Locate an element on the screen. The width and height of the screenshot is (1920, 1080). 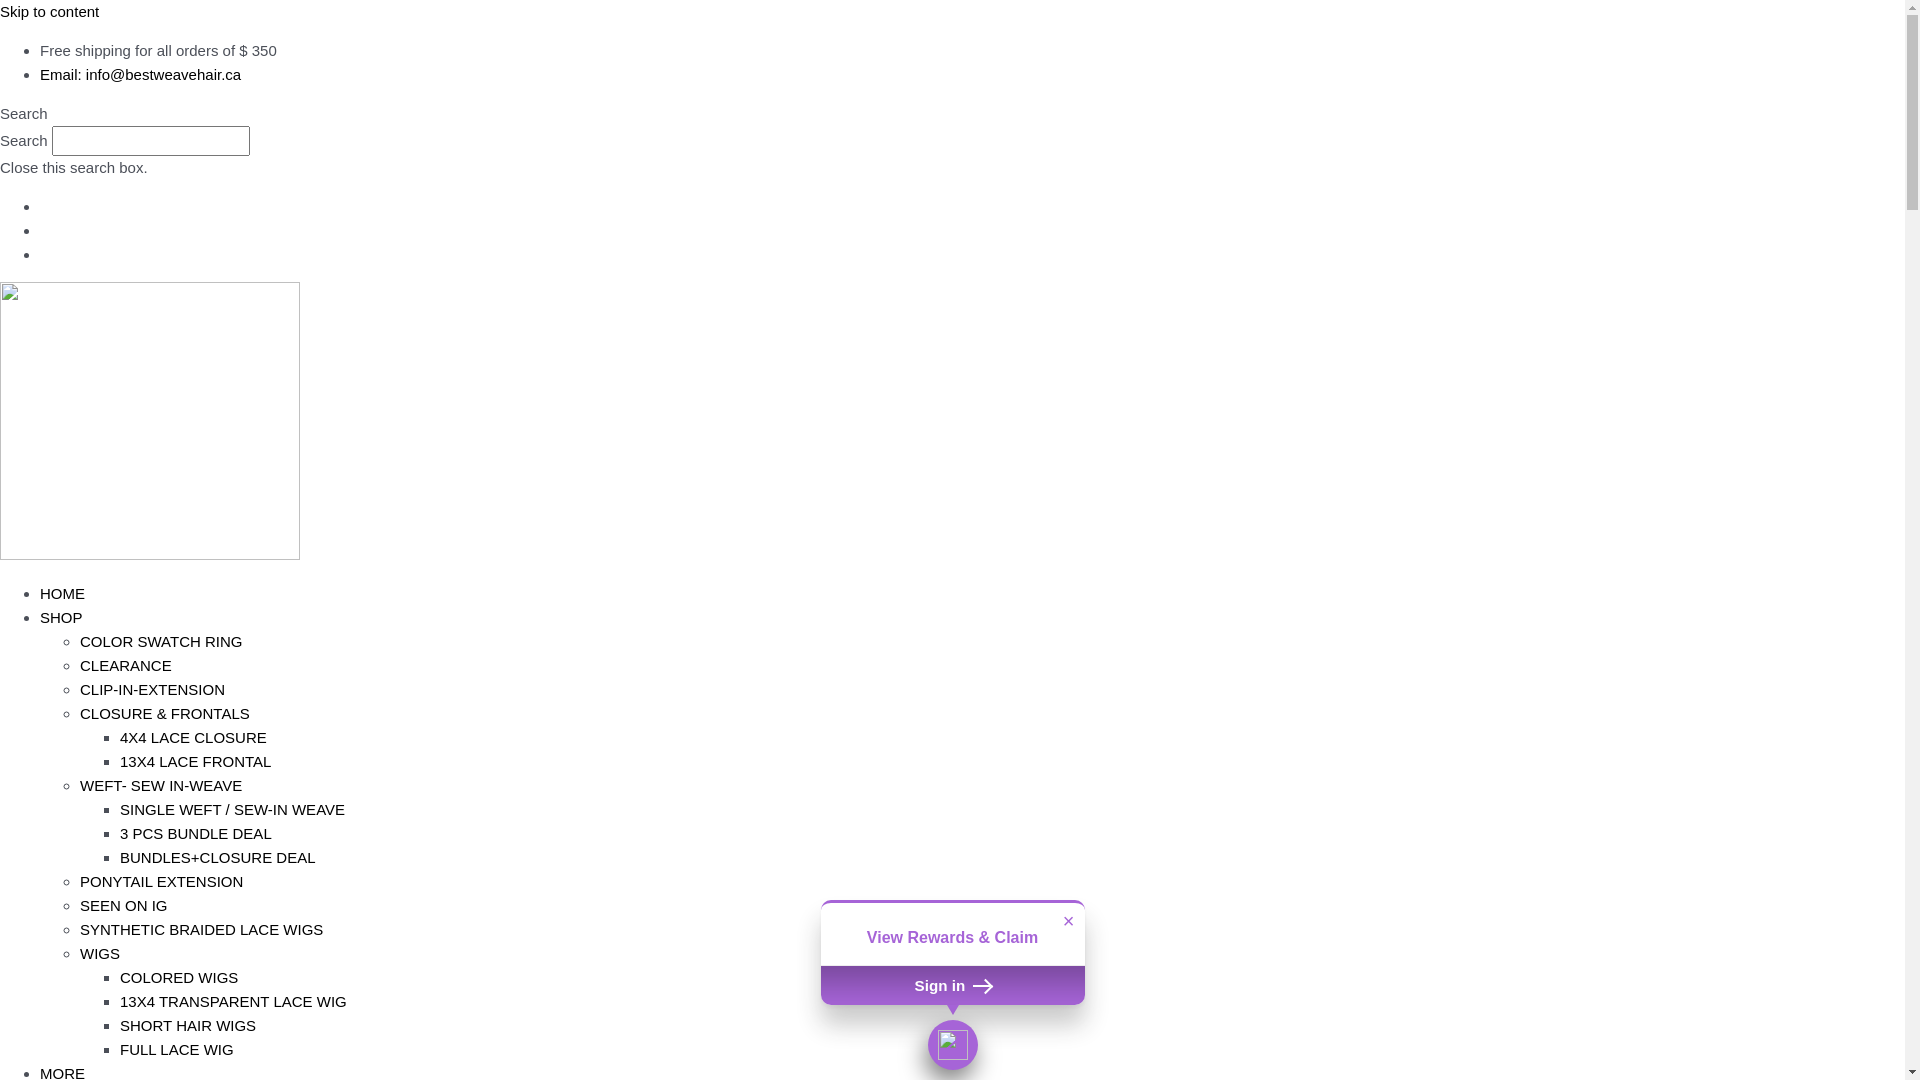
'Sign in' is located at coordinates (820, 983).